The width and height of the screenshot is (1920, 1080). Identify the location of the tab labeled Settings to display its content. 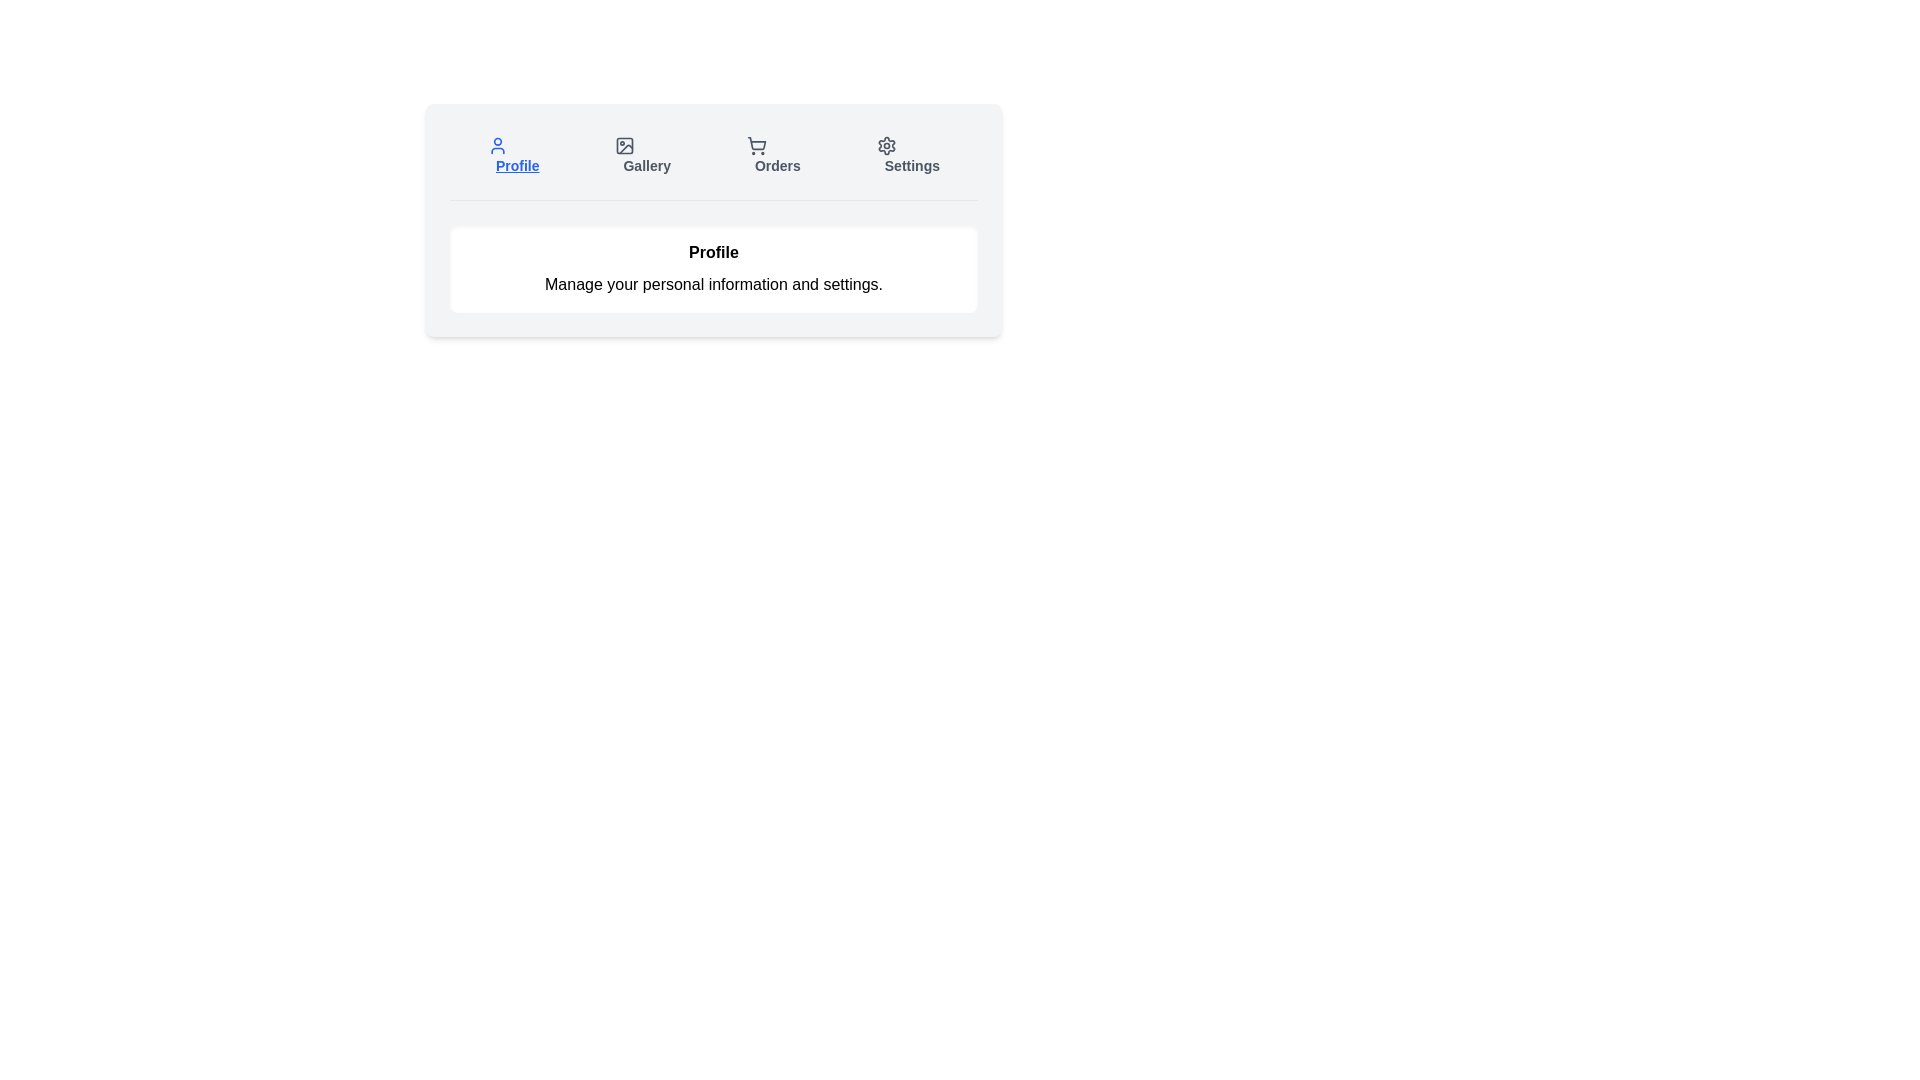
(906, 154).